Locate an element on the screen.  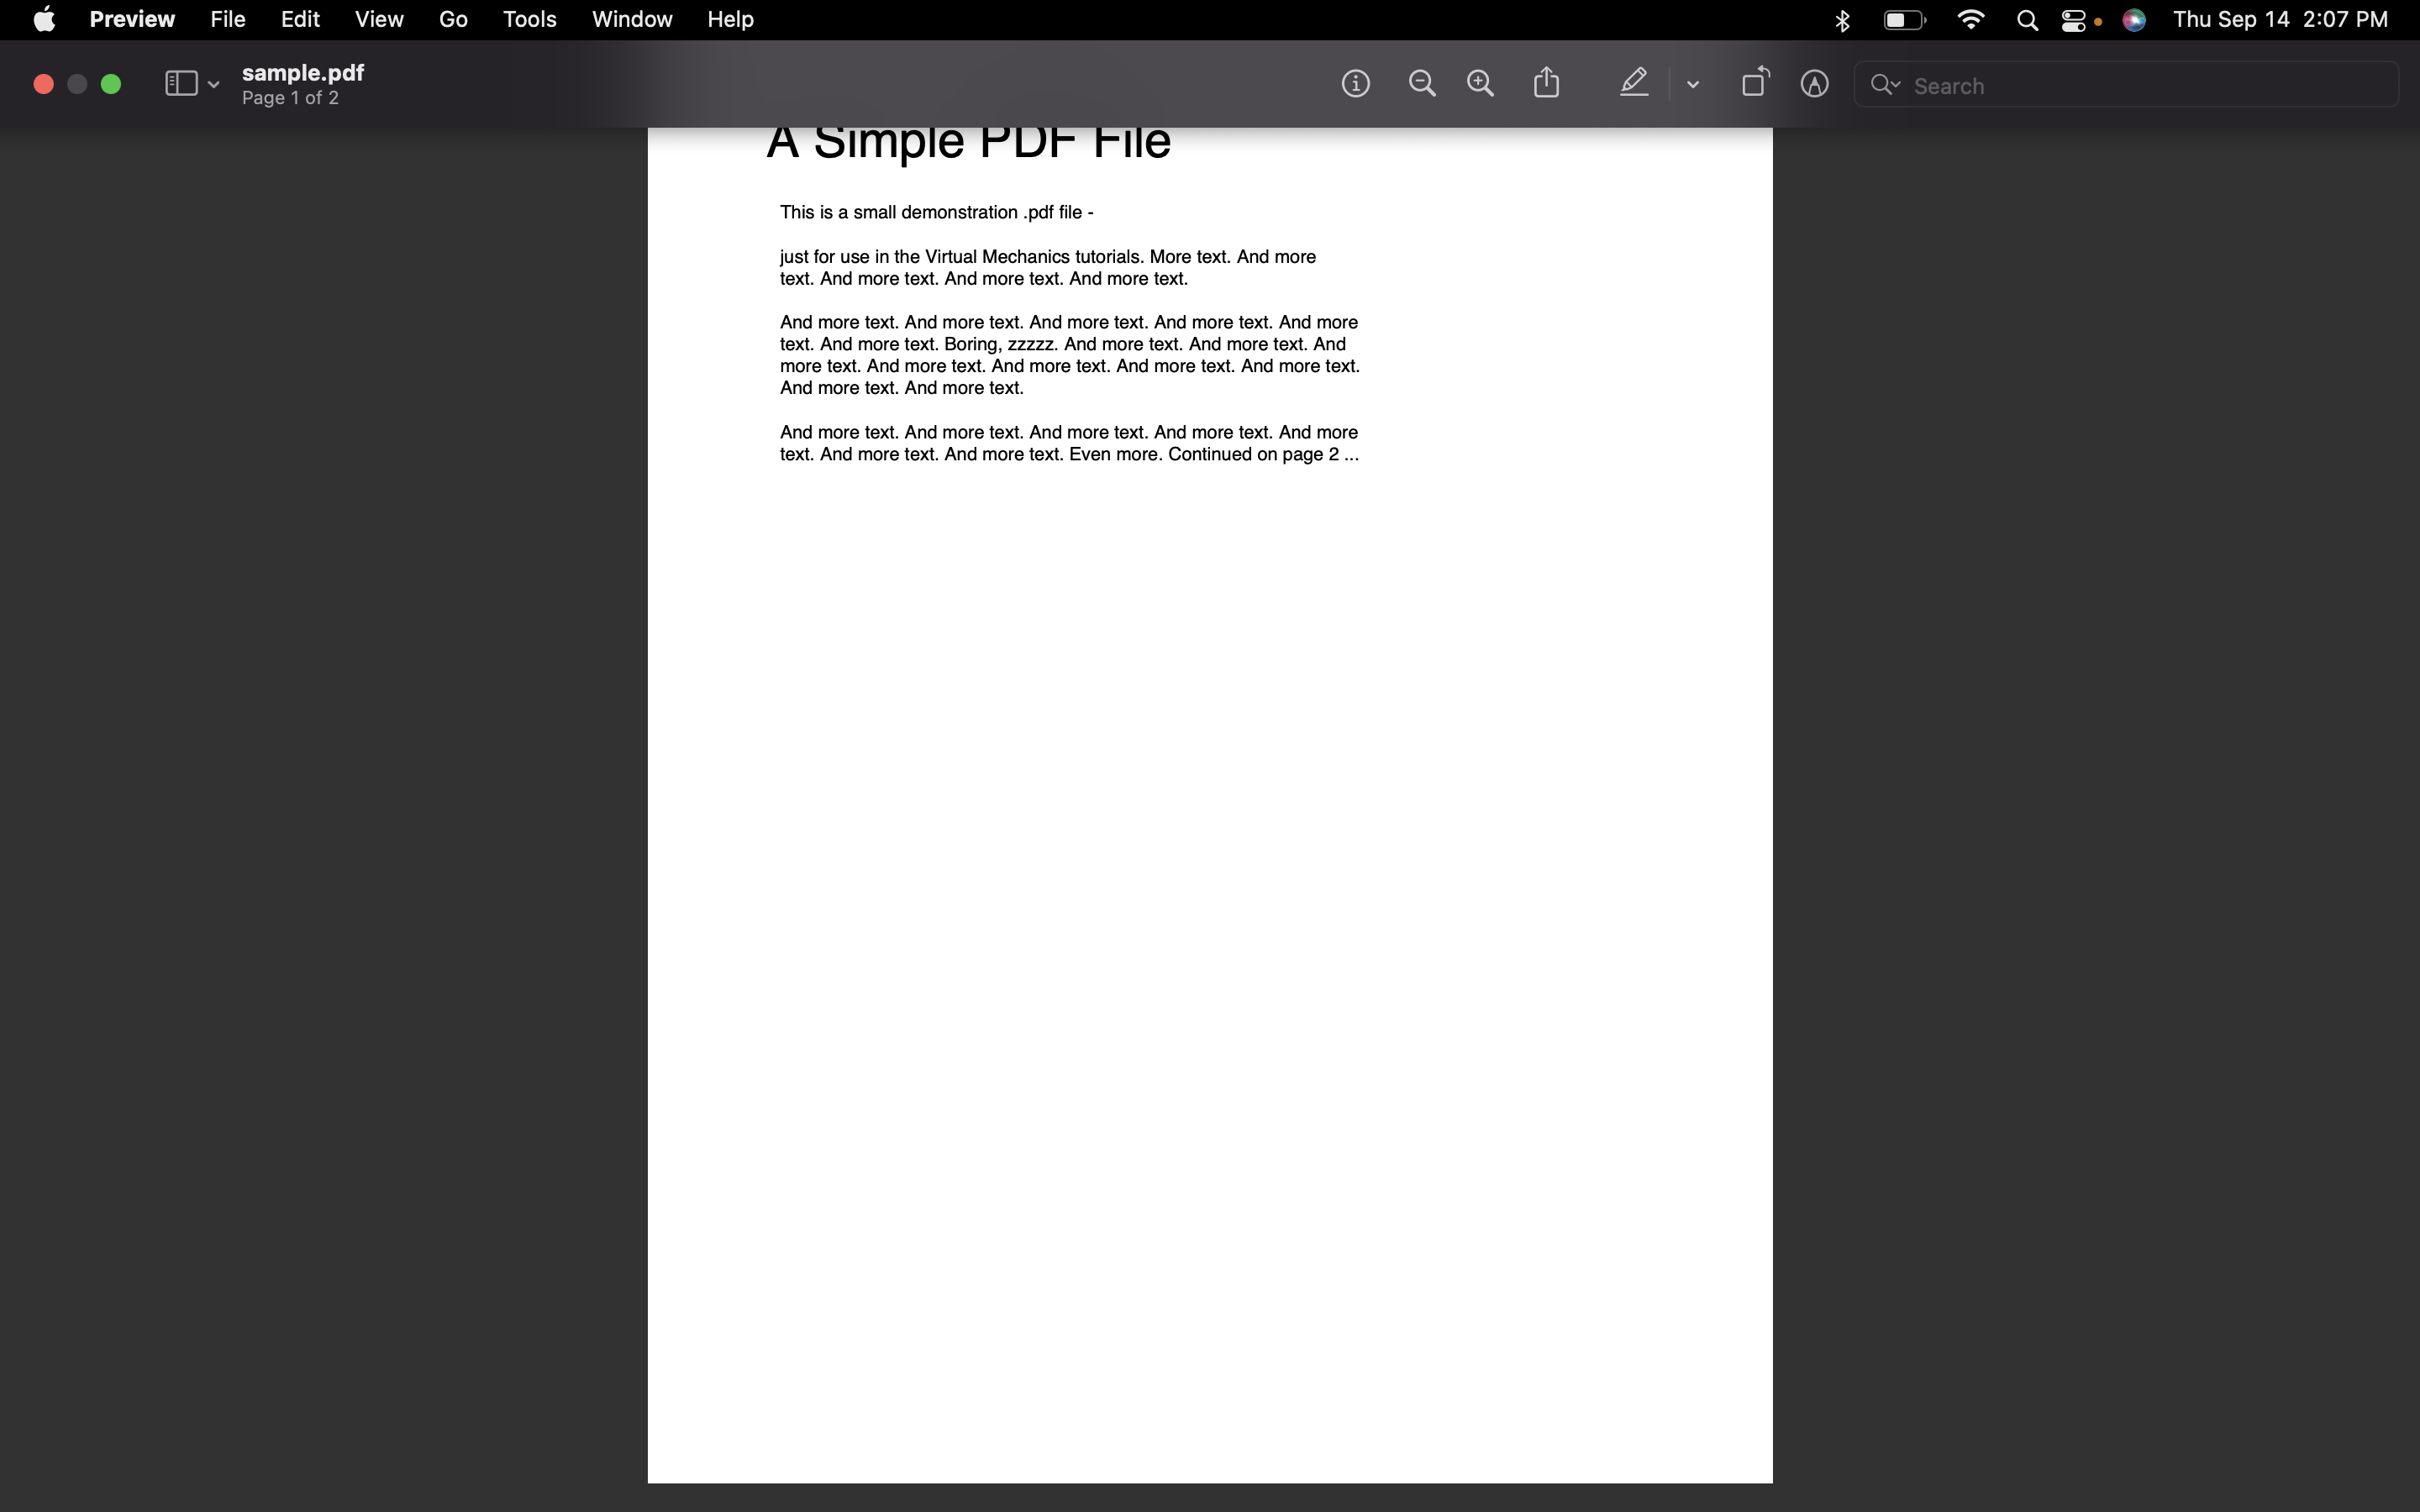
Highlight selected text is located at coordinates (1637, 83).